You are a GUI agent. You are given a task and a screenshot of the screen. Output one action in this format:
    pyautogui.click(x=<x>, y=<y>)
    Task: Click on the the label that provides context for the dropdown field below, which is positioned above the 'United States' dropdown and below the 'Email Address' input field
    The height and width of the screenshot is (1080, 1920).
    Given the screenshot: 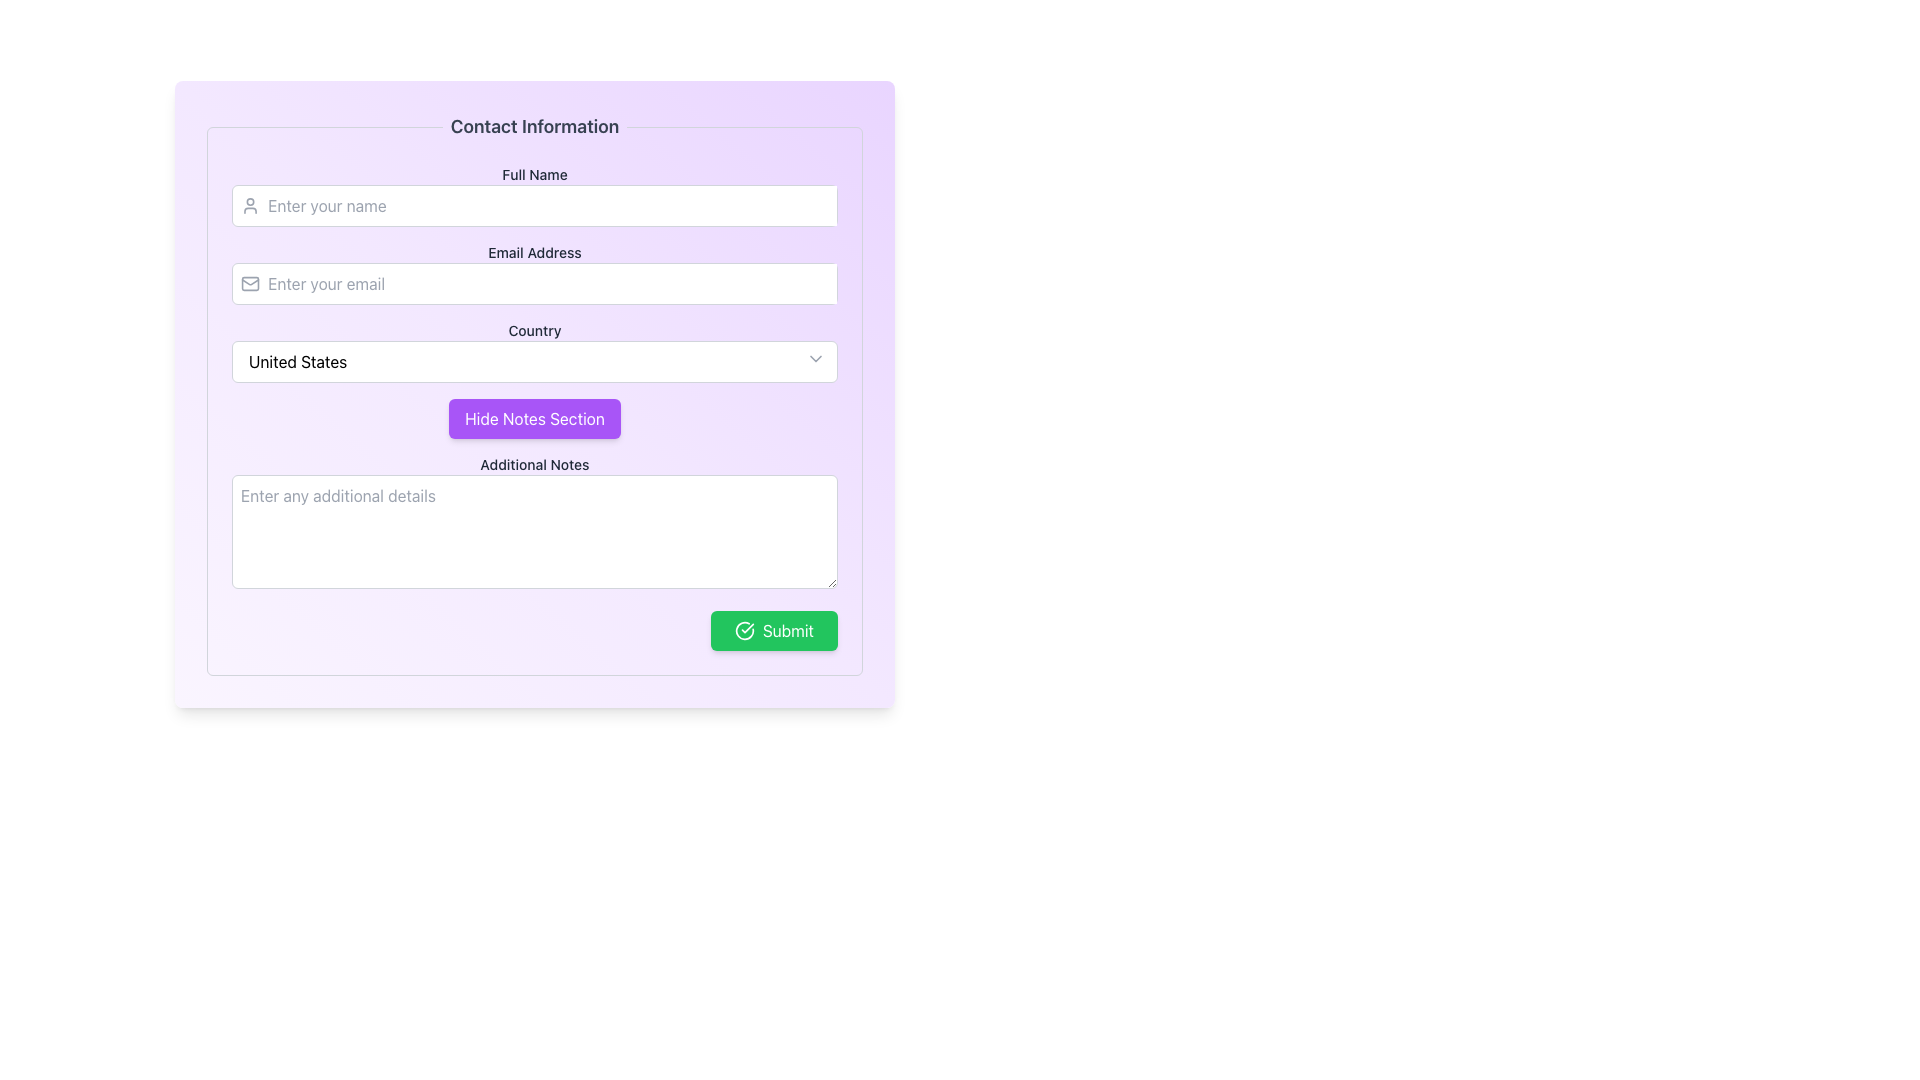 What is the action you would take?
    pyautogui.click(x=534, y=330)
    